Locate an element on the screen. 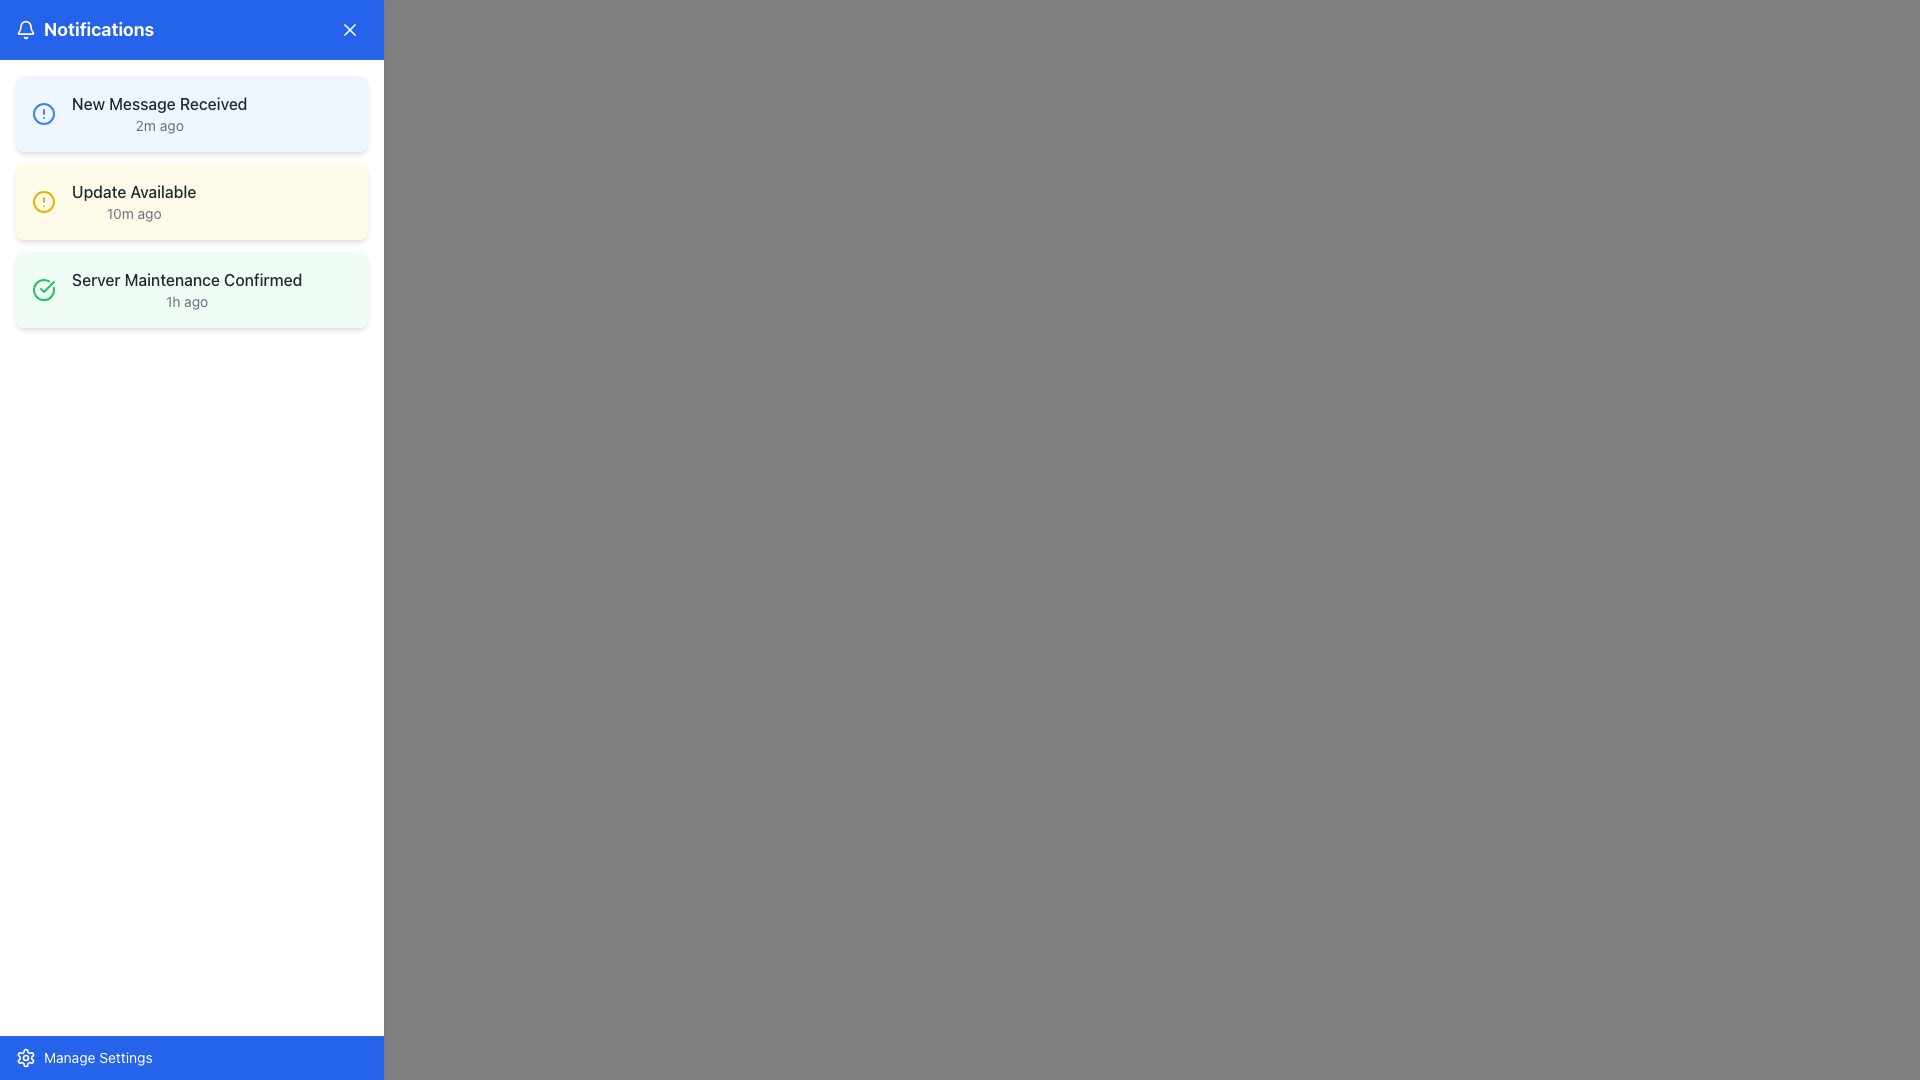  the text display of the first notification card in the sidebar notification panel that indicates a new message notification is located at coordinates (158, 114).